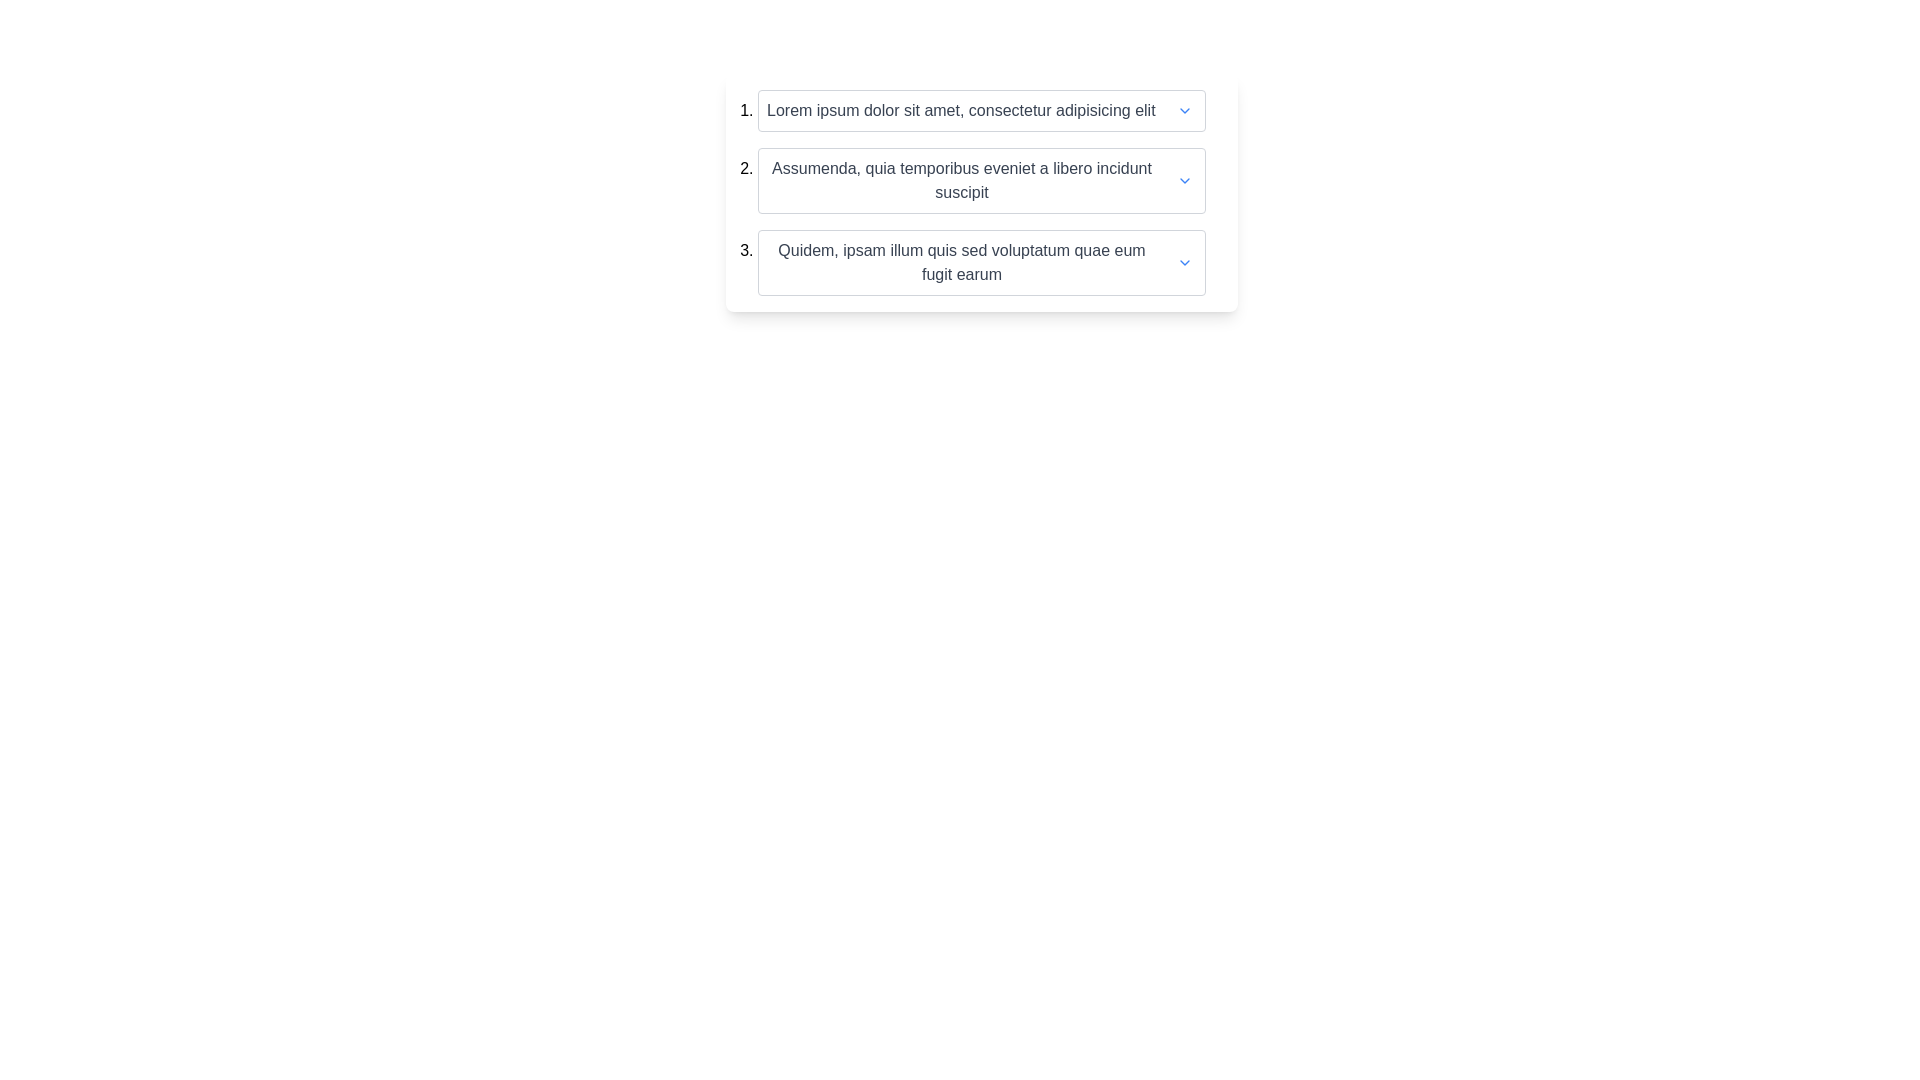 The image size is (1920, 1080). Describe the element at coordinates (1185, 261) in the screenshot. I see `the button located to the far right of the text 'Quidem, ipsam illum quis sed voluptatum quae eum fugit earum,' which is used` at that location.